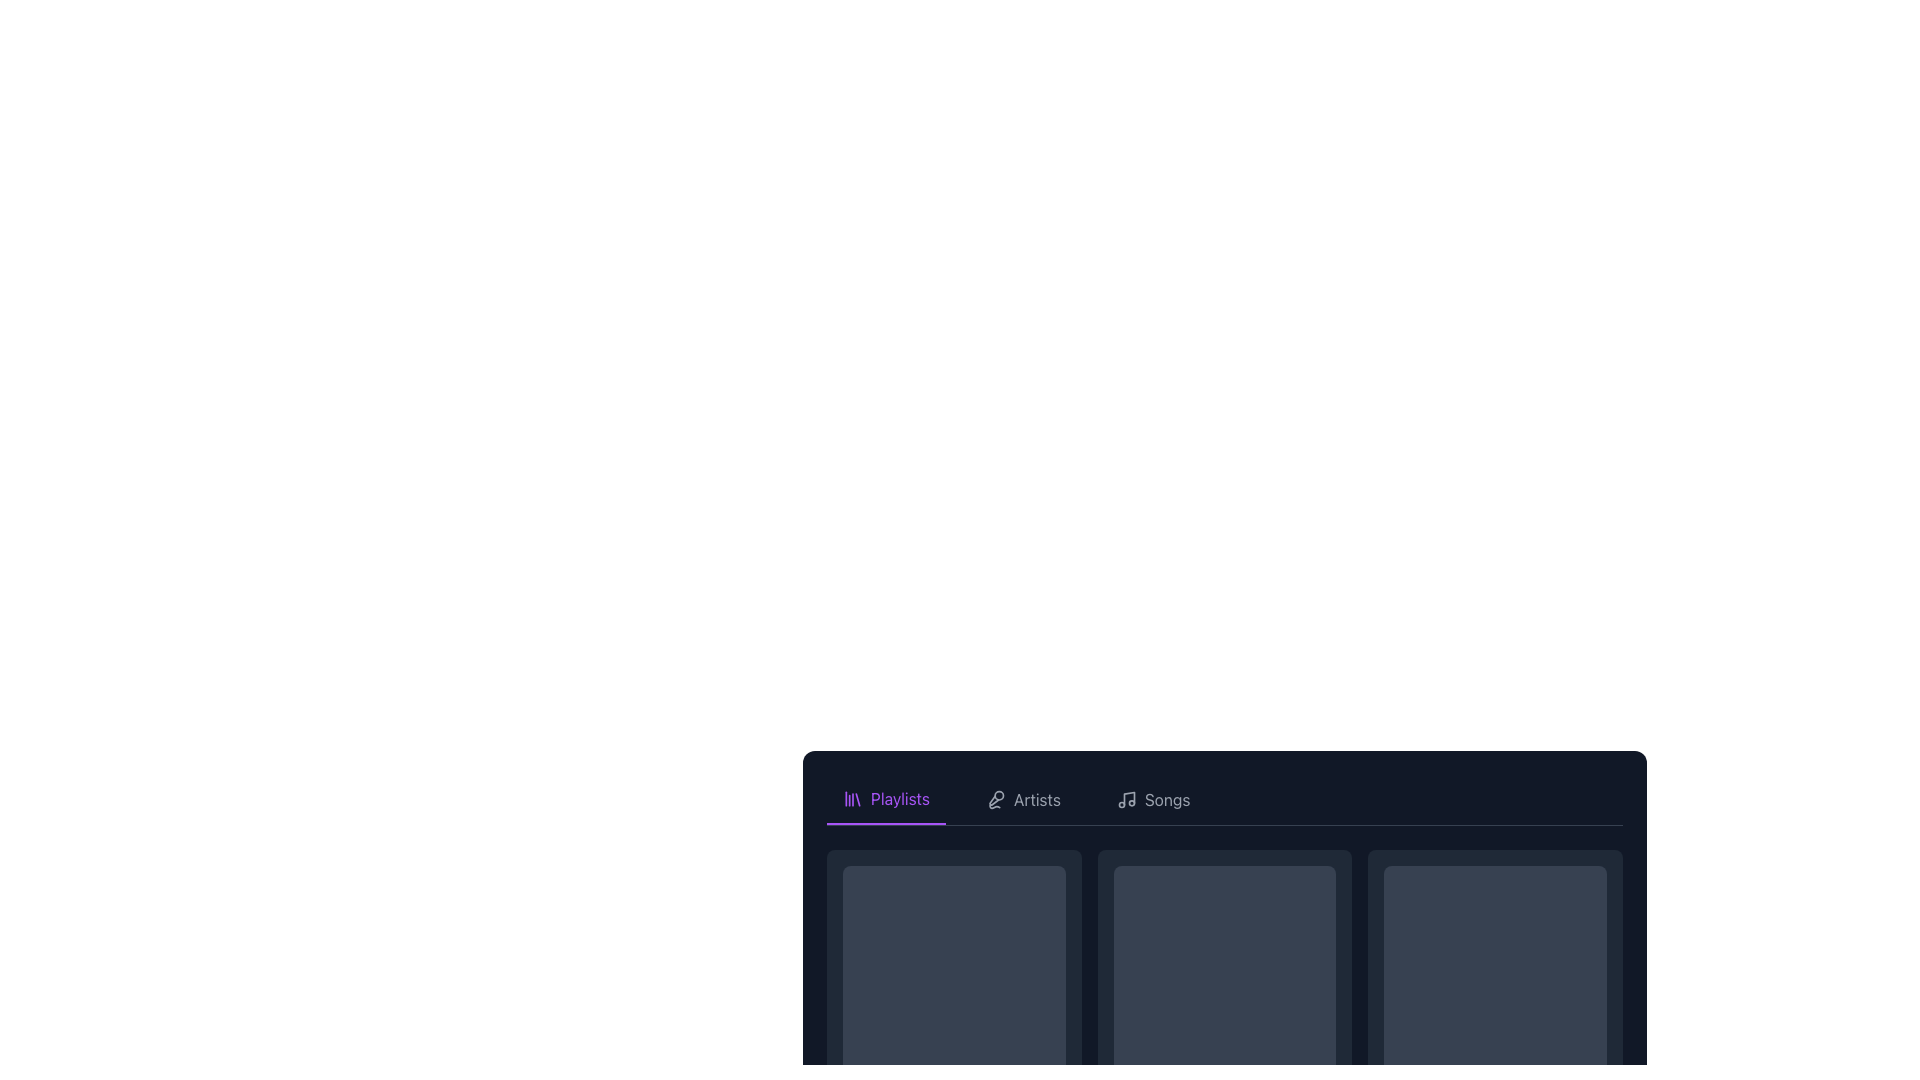  I want to click on 'Songs' icon element located in the navigation menu, which is positioned to the right of the 'Artists' tab and serves as an indicator for the 'Songs' section, so click(1126, 798).